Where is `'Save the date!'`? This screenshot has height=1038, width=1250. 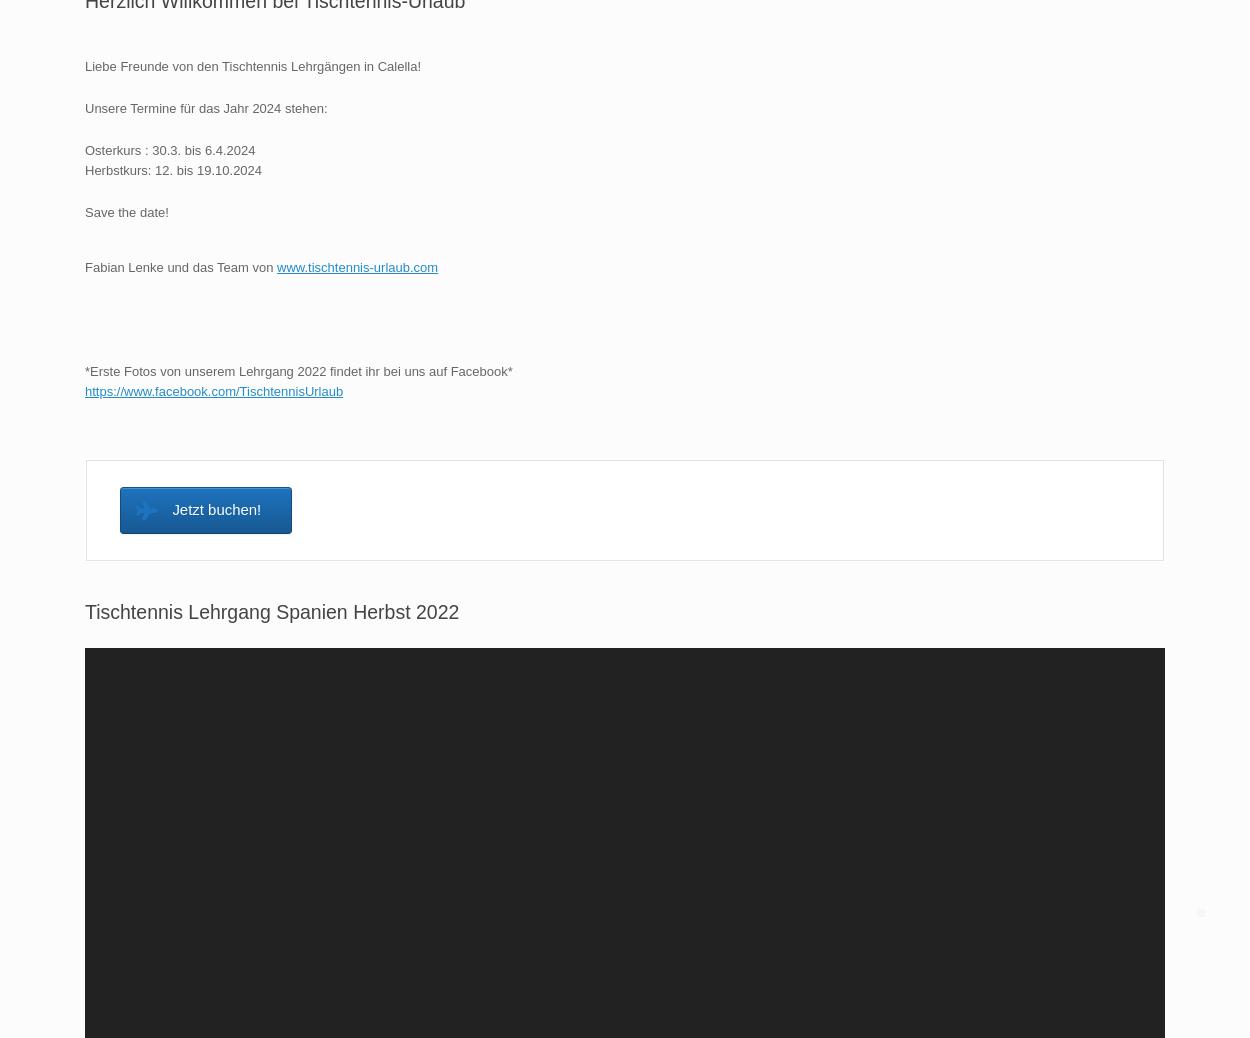
'Save the date!' is located at coordinates (126, 211).